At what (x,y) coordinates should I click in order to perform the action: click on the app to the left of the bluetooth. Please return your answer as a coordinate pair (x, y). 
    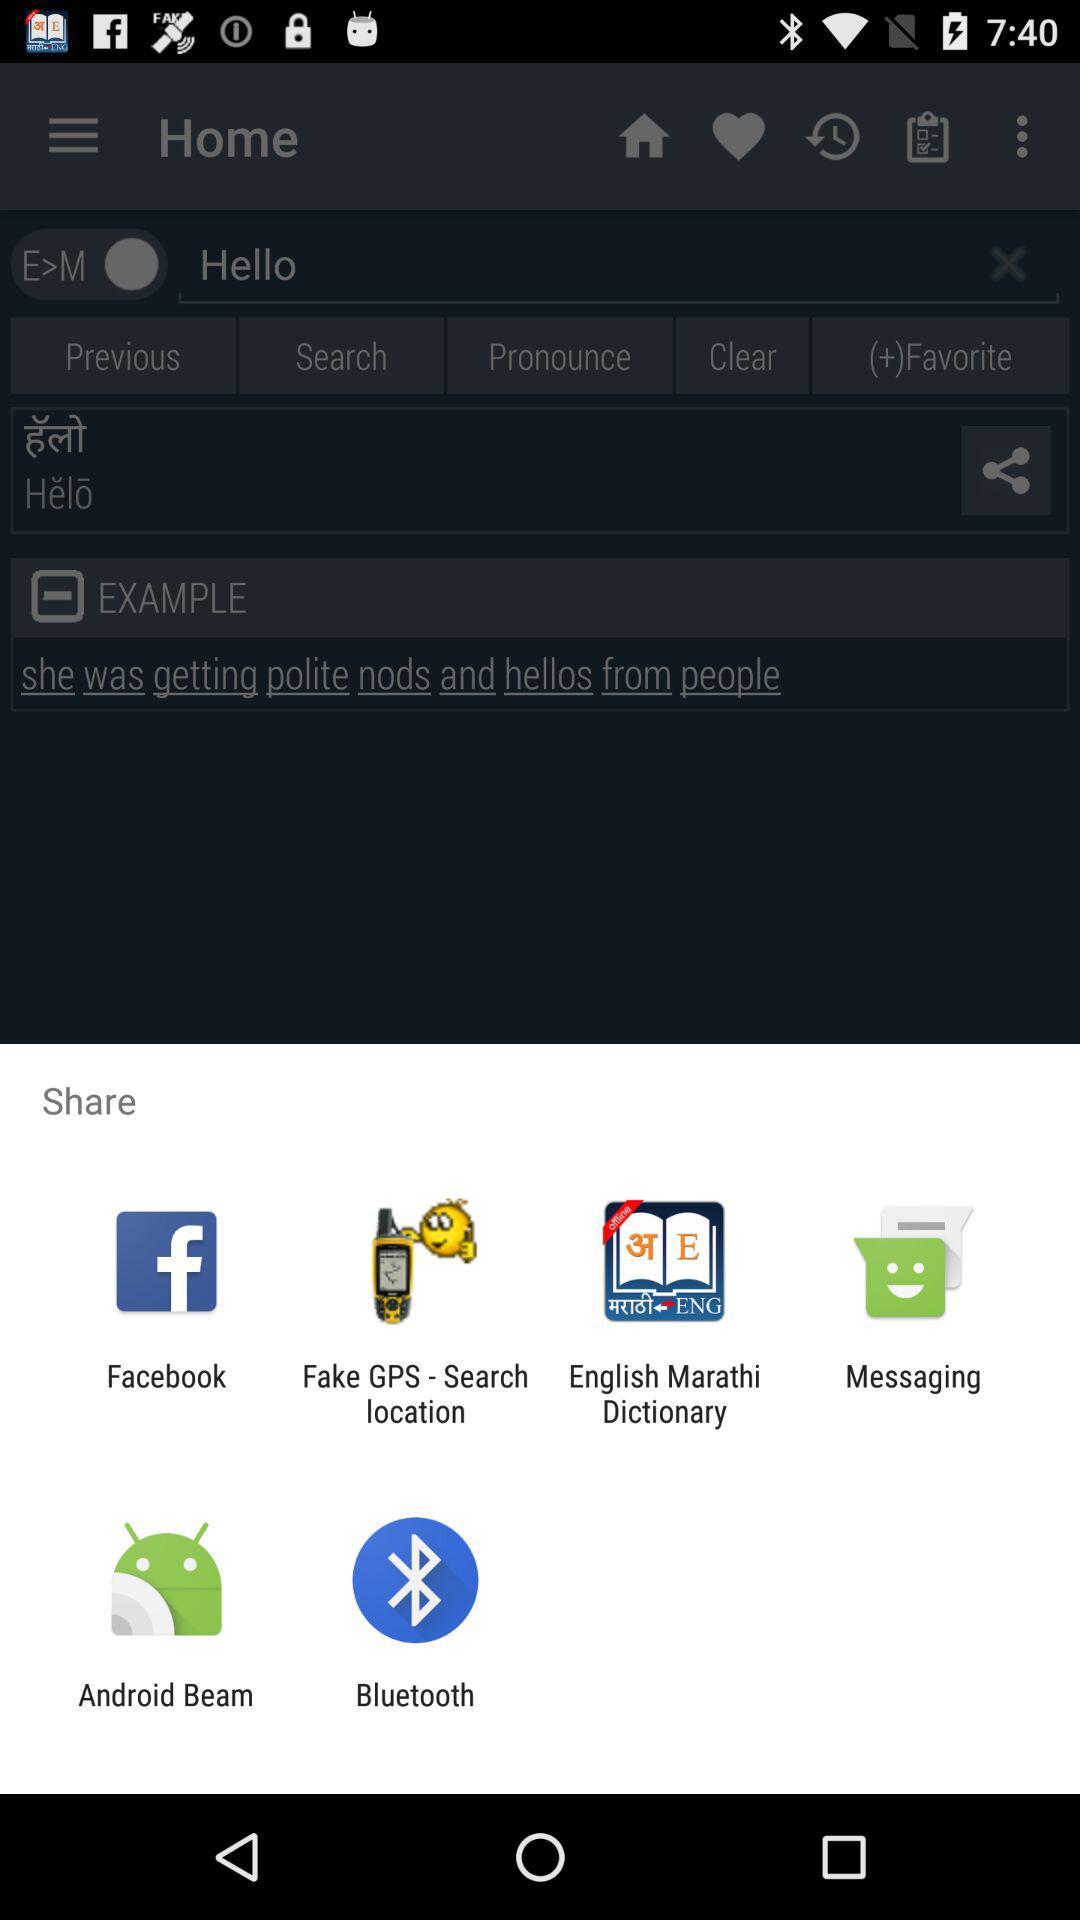
    Looking at the image, I should click on (165, 1711).